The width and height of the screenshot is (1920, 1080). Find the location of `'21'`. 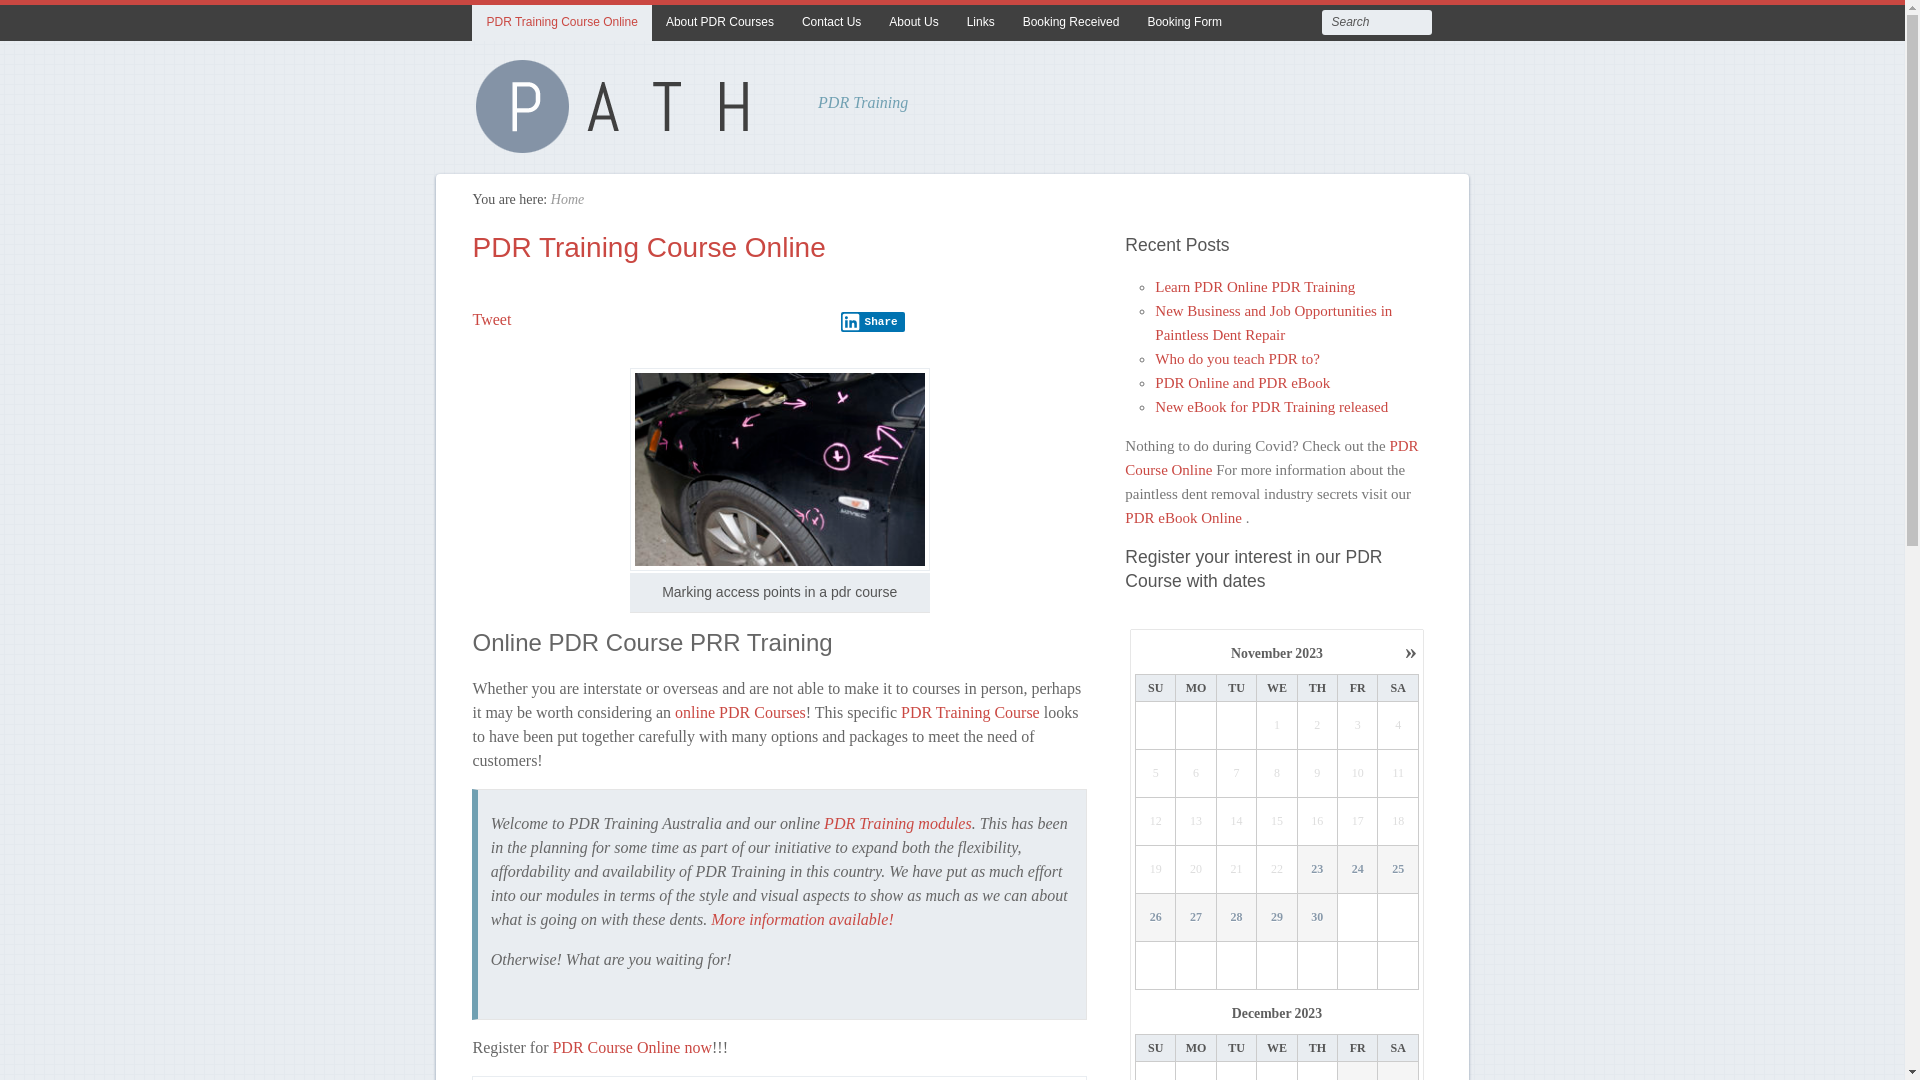

'21' is located at coordinates (1236, 869).